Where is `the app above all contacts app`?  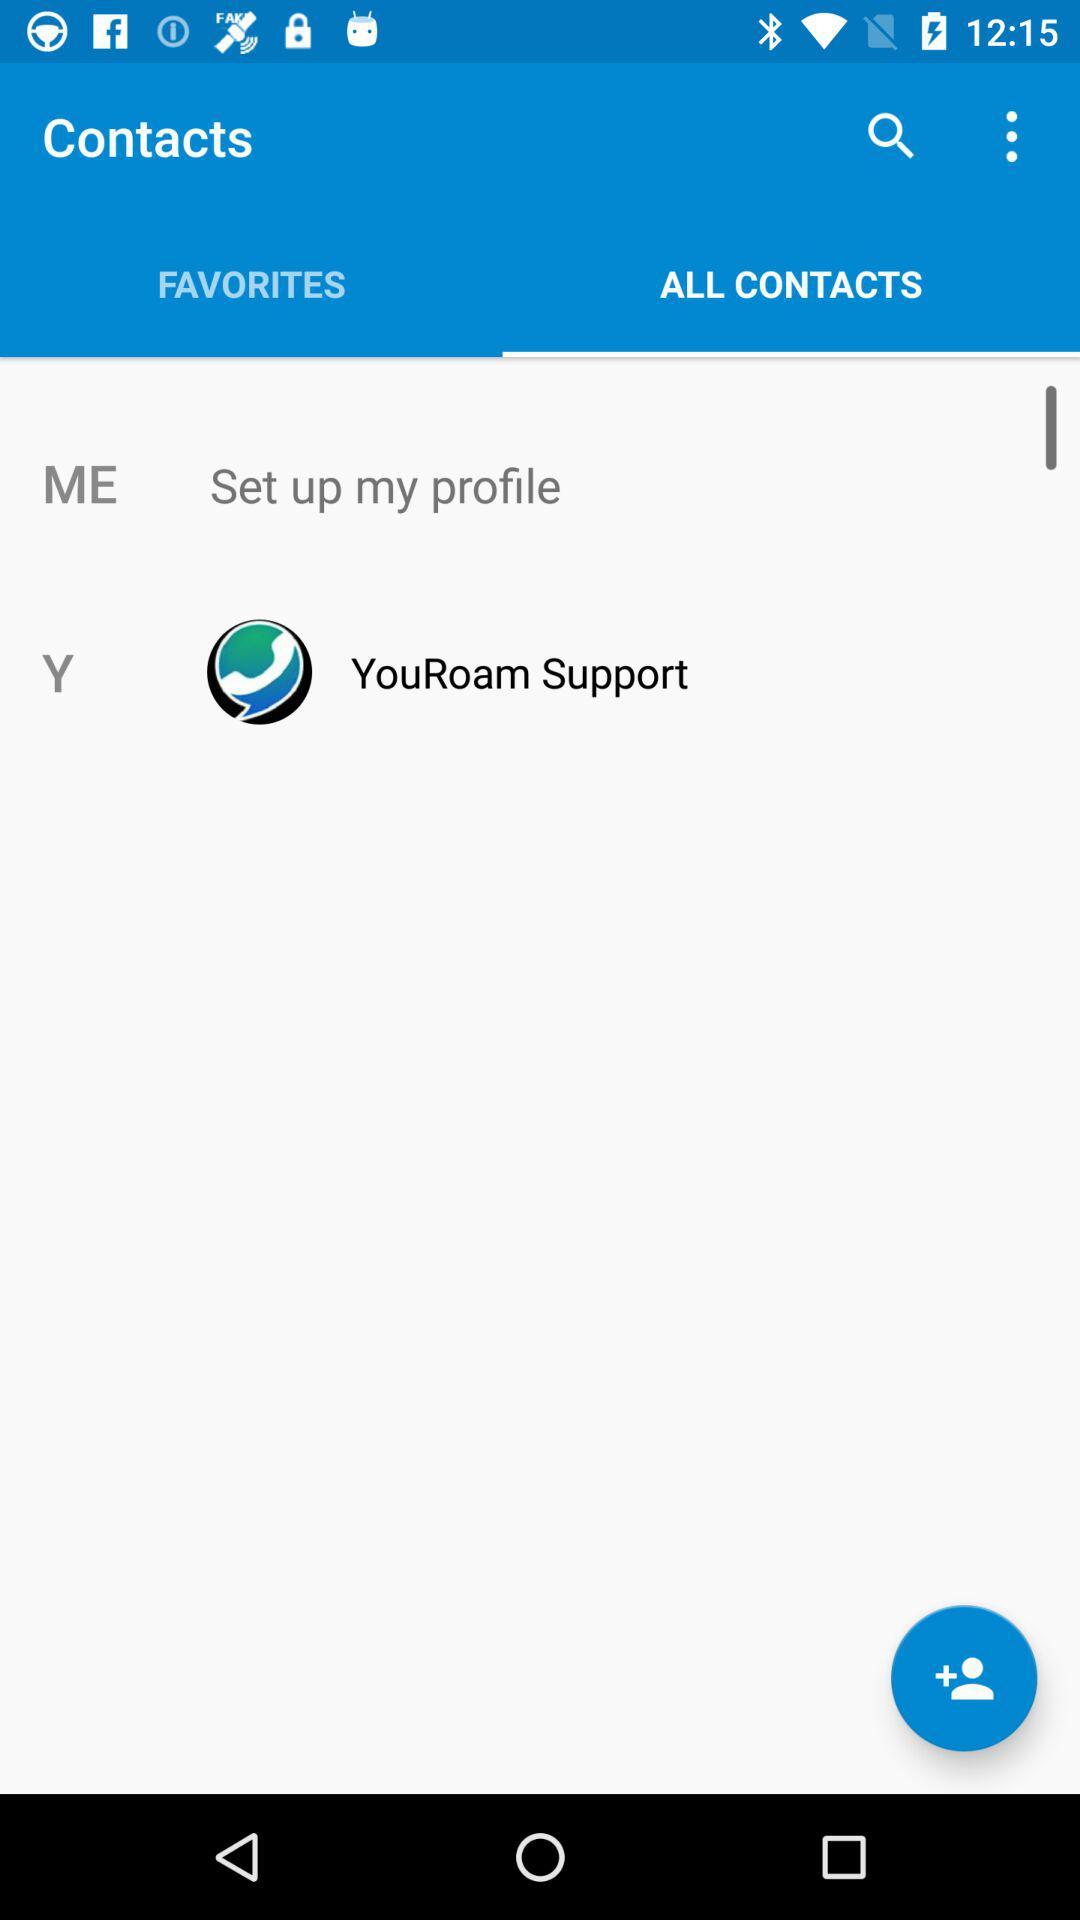 the app above all contacts app is located at coordinates (890, 135).